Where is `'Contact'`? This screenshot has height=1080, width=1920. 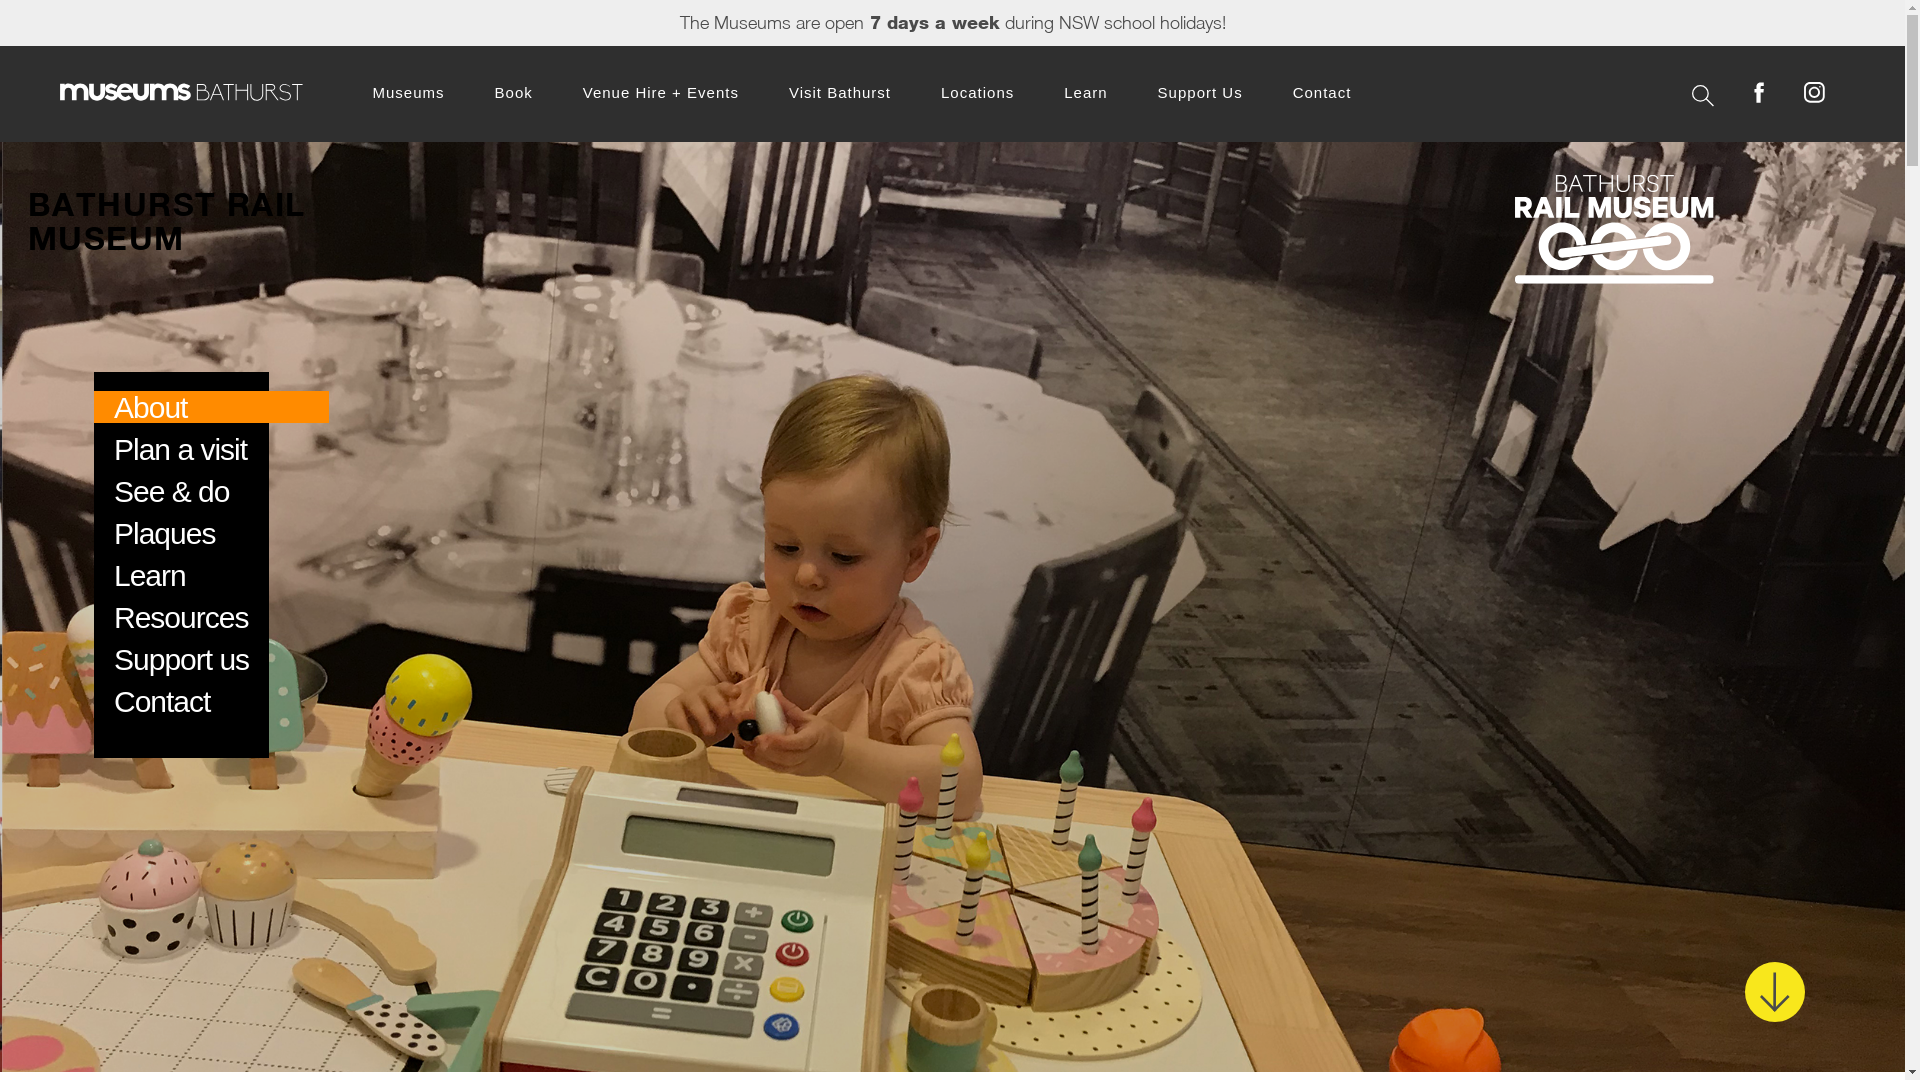
'Contact' is located at coordinates (1292, 92).